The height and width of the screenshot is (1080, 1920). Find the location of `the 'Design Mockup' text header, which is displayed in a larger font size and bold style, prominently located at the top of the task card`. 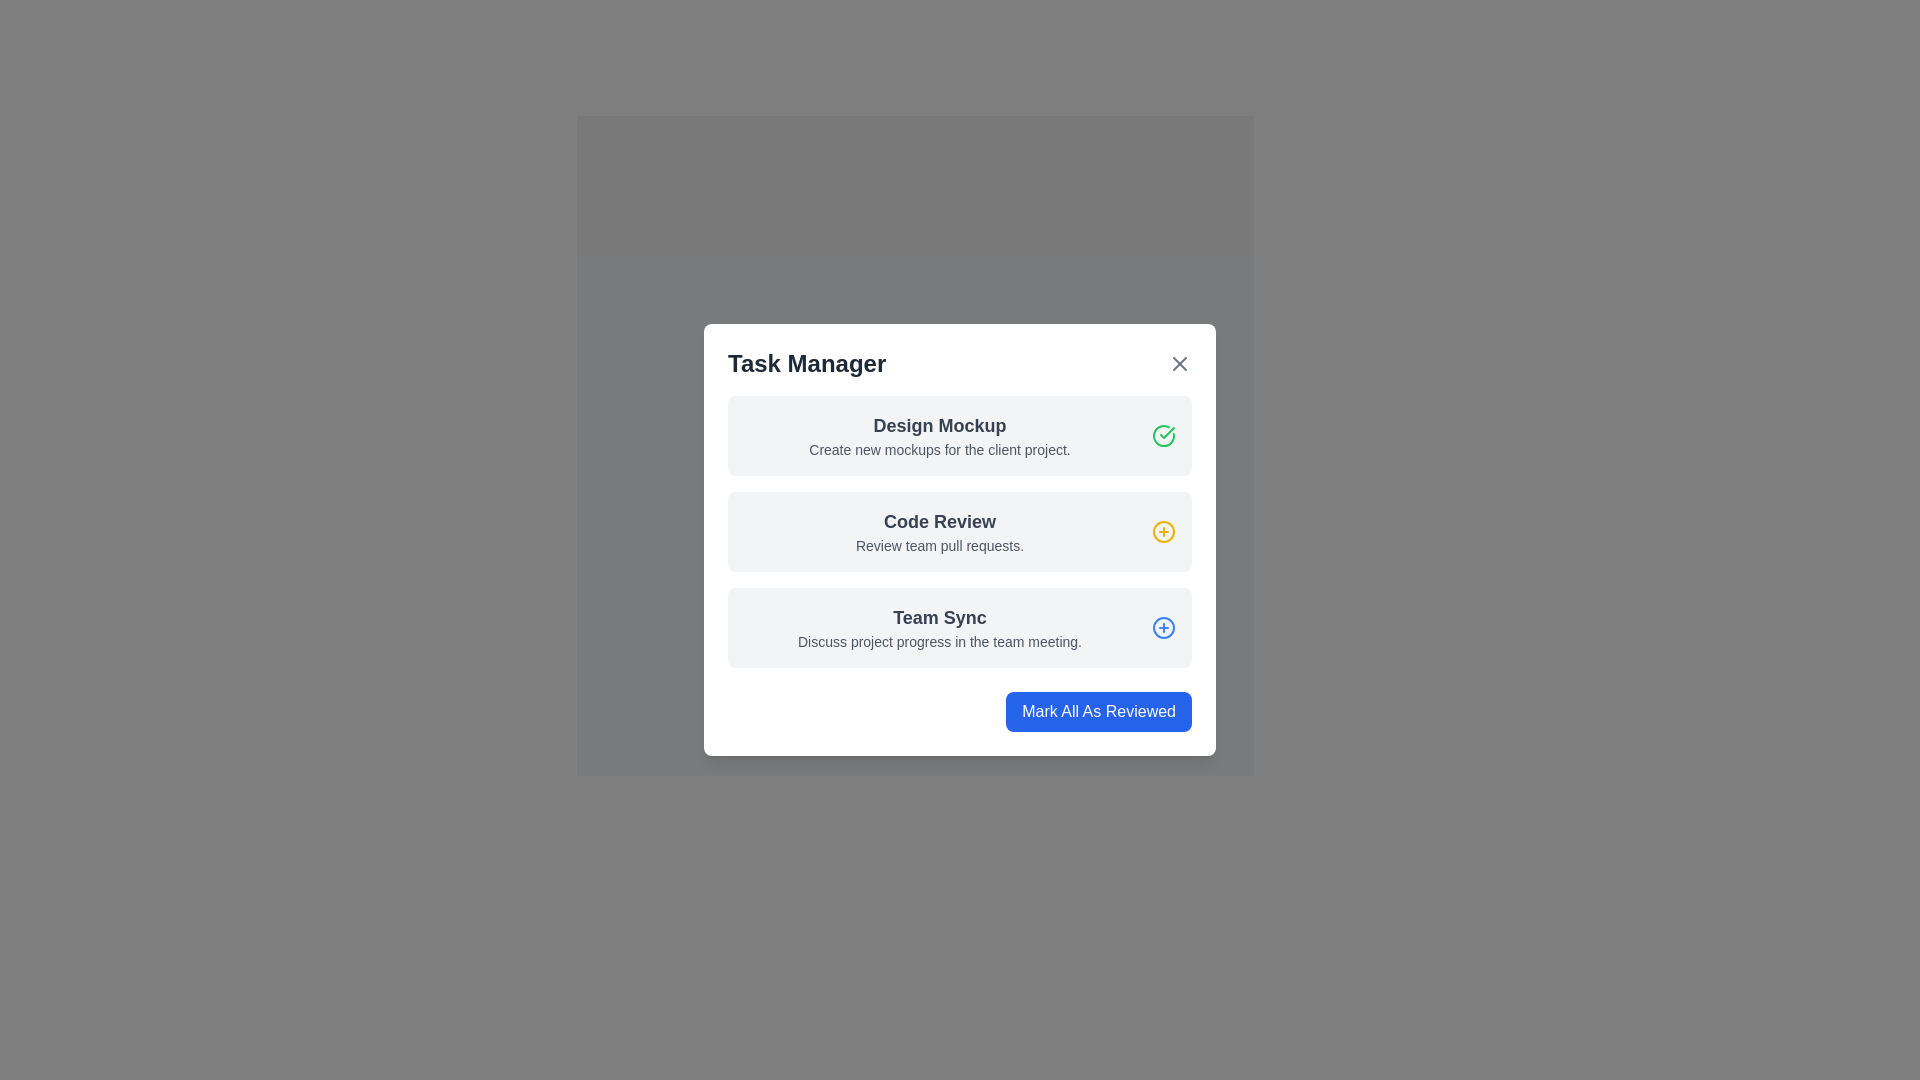

the 'Design Mockup' text header, which is displayed in a larger font size and bold style, prominently located at the top of the task card is located at coordinates (939, 424).